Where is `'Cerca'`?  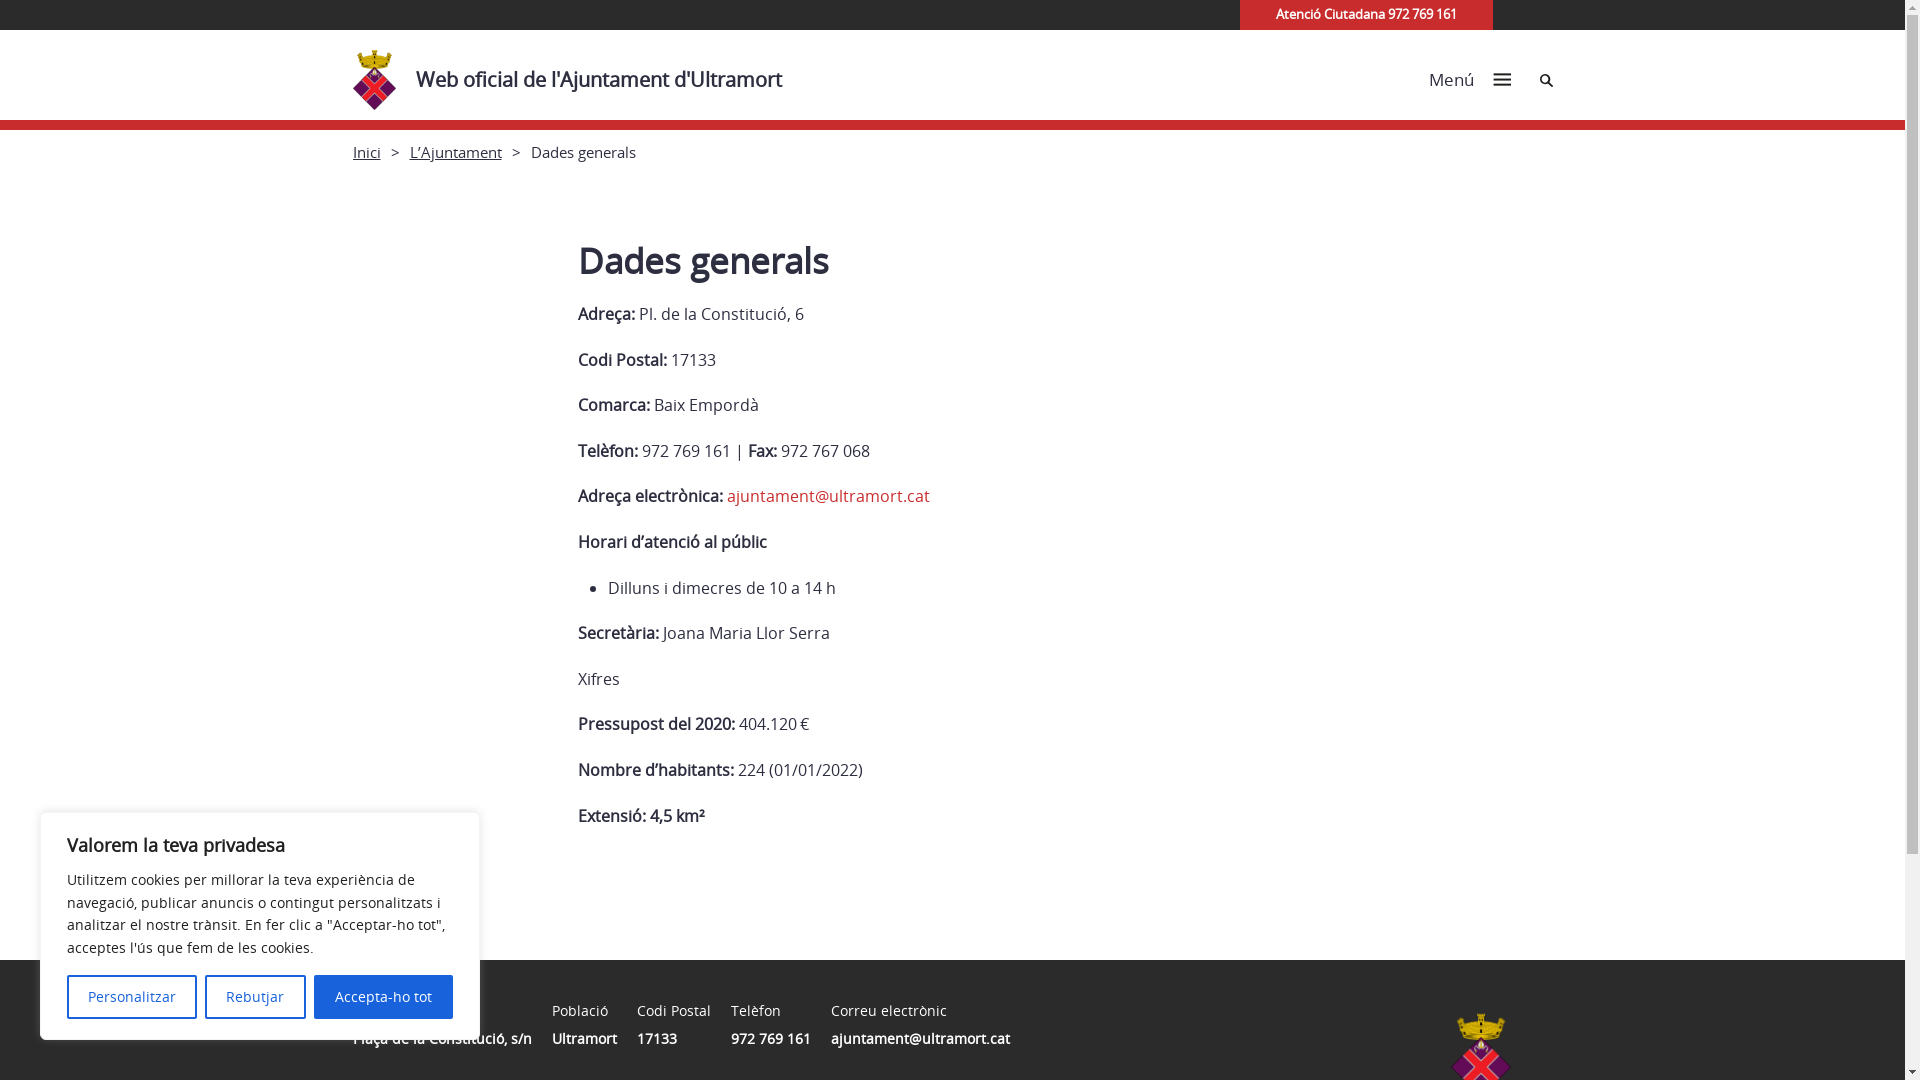 'Cerca' is located at coordinates (1545, 79).